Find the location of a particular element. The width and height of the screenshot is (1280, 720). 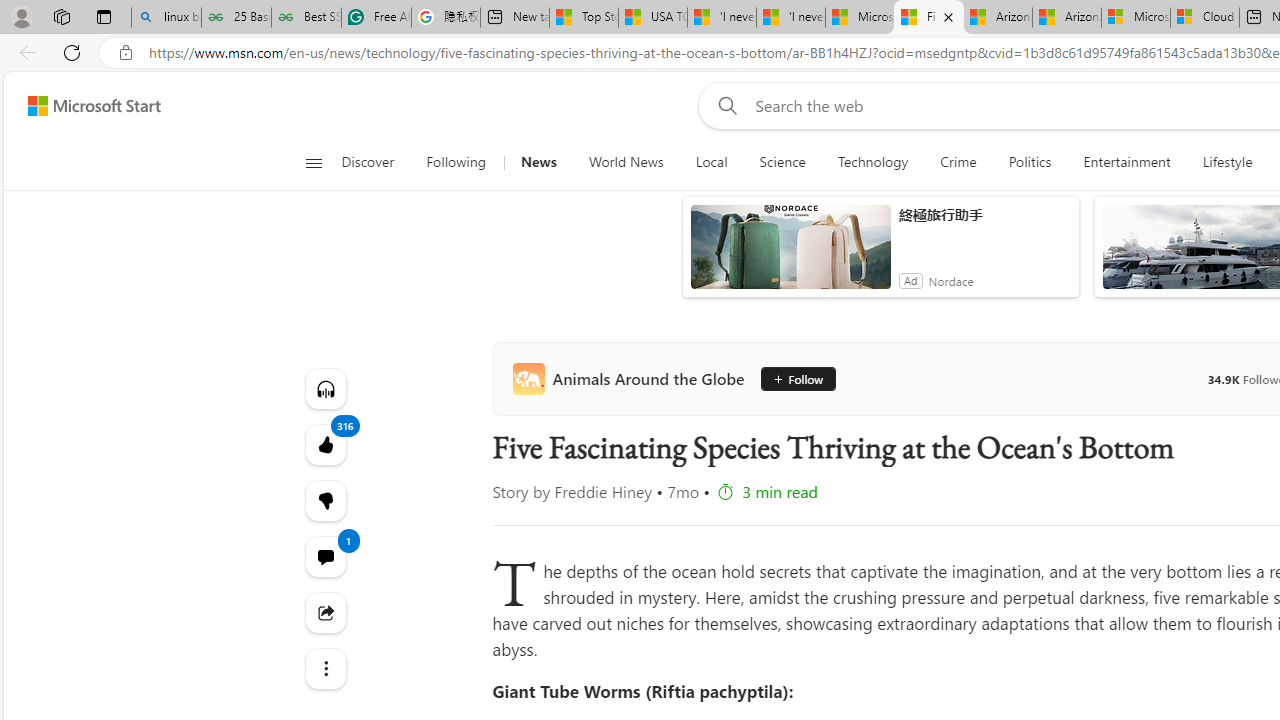

'Open navigation menu' is located at coordinates (312, 162).